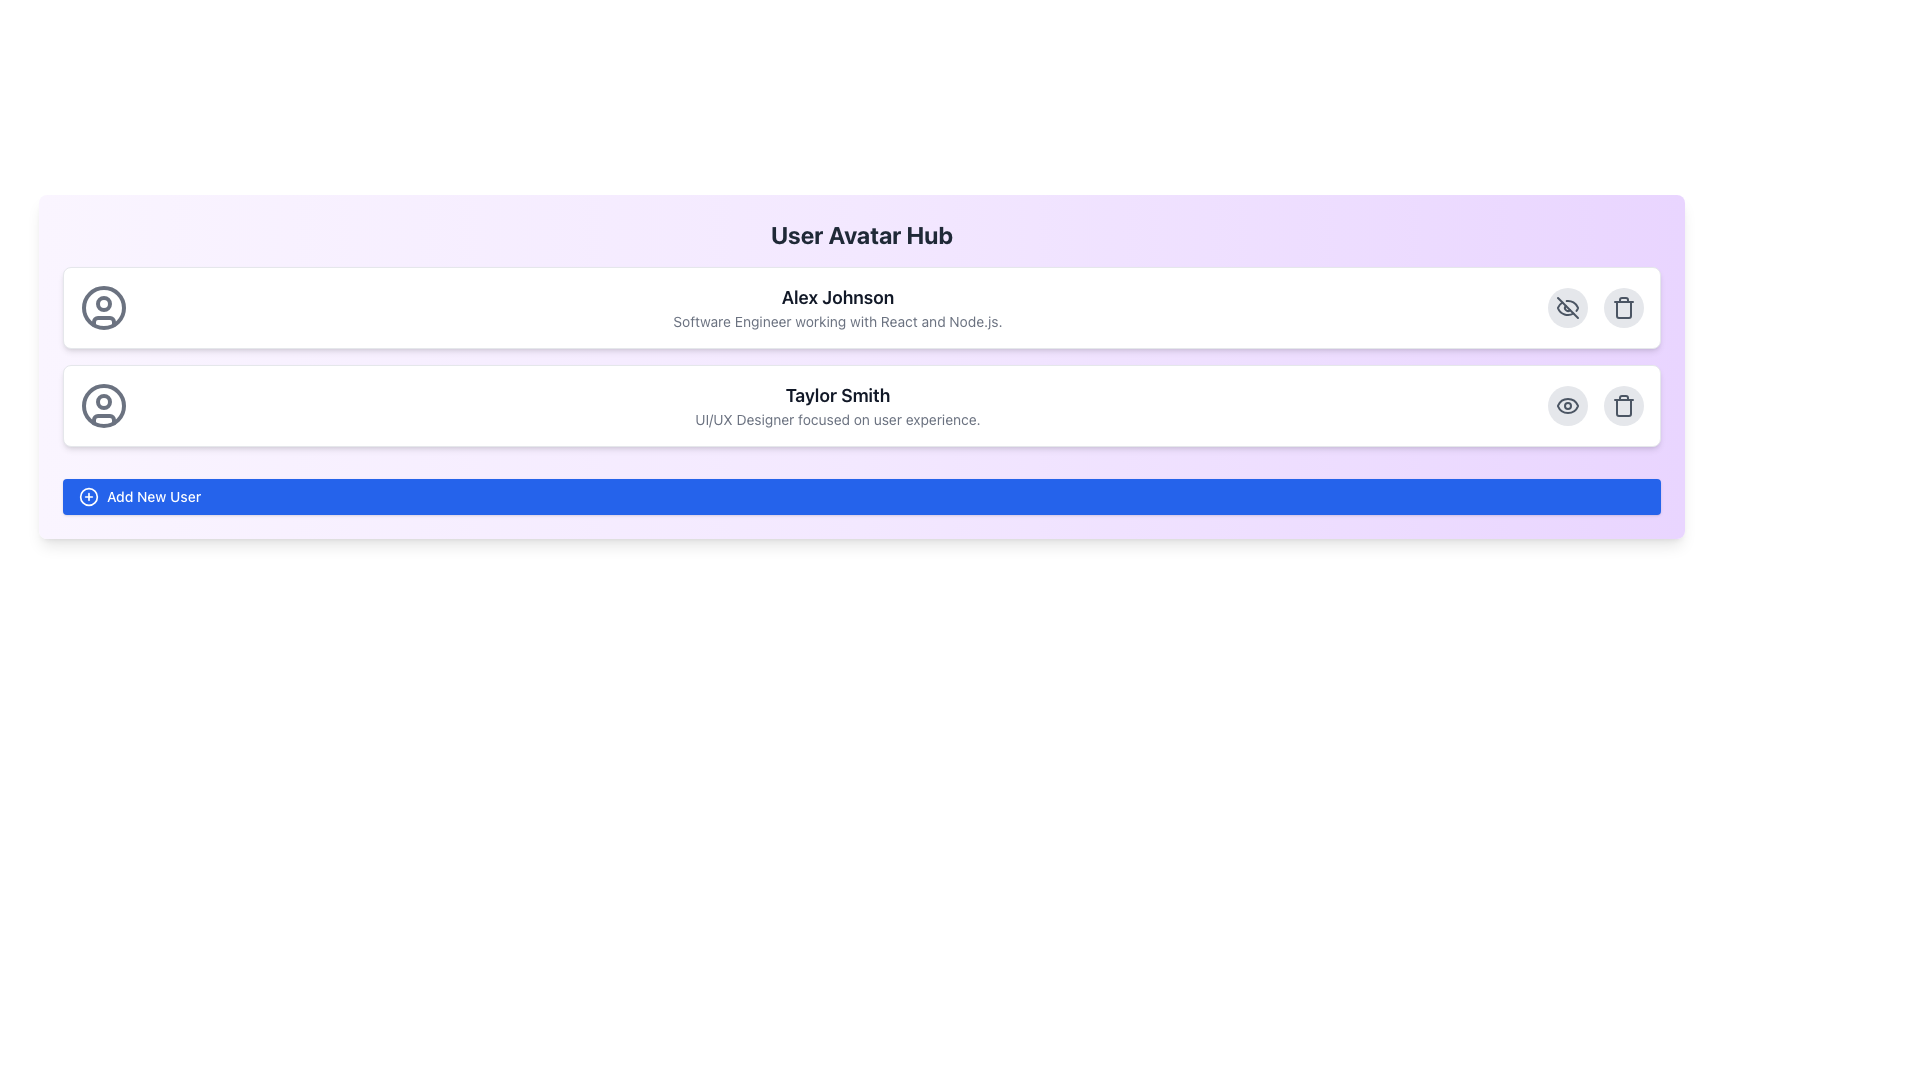  I want to click on the visibility toggle icon to control the visibility of Taylor Smith's details in the user information list, so click(1567, 405).